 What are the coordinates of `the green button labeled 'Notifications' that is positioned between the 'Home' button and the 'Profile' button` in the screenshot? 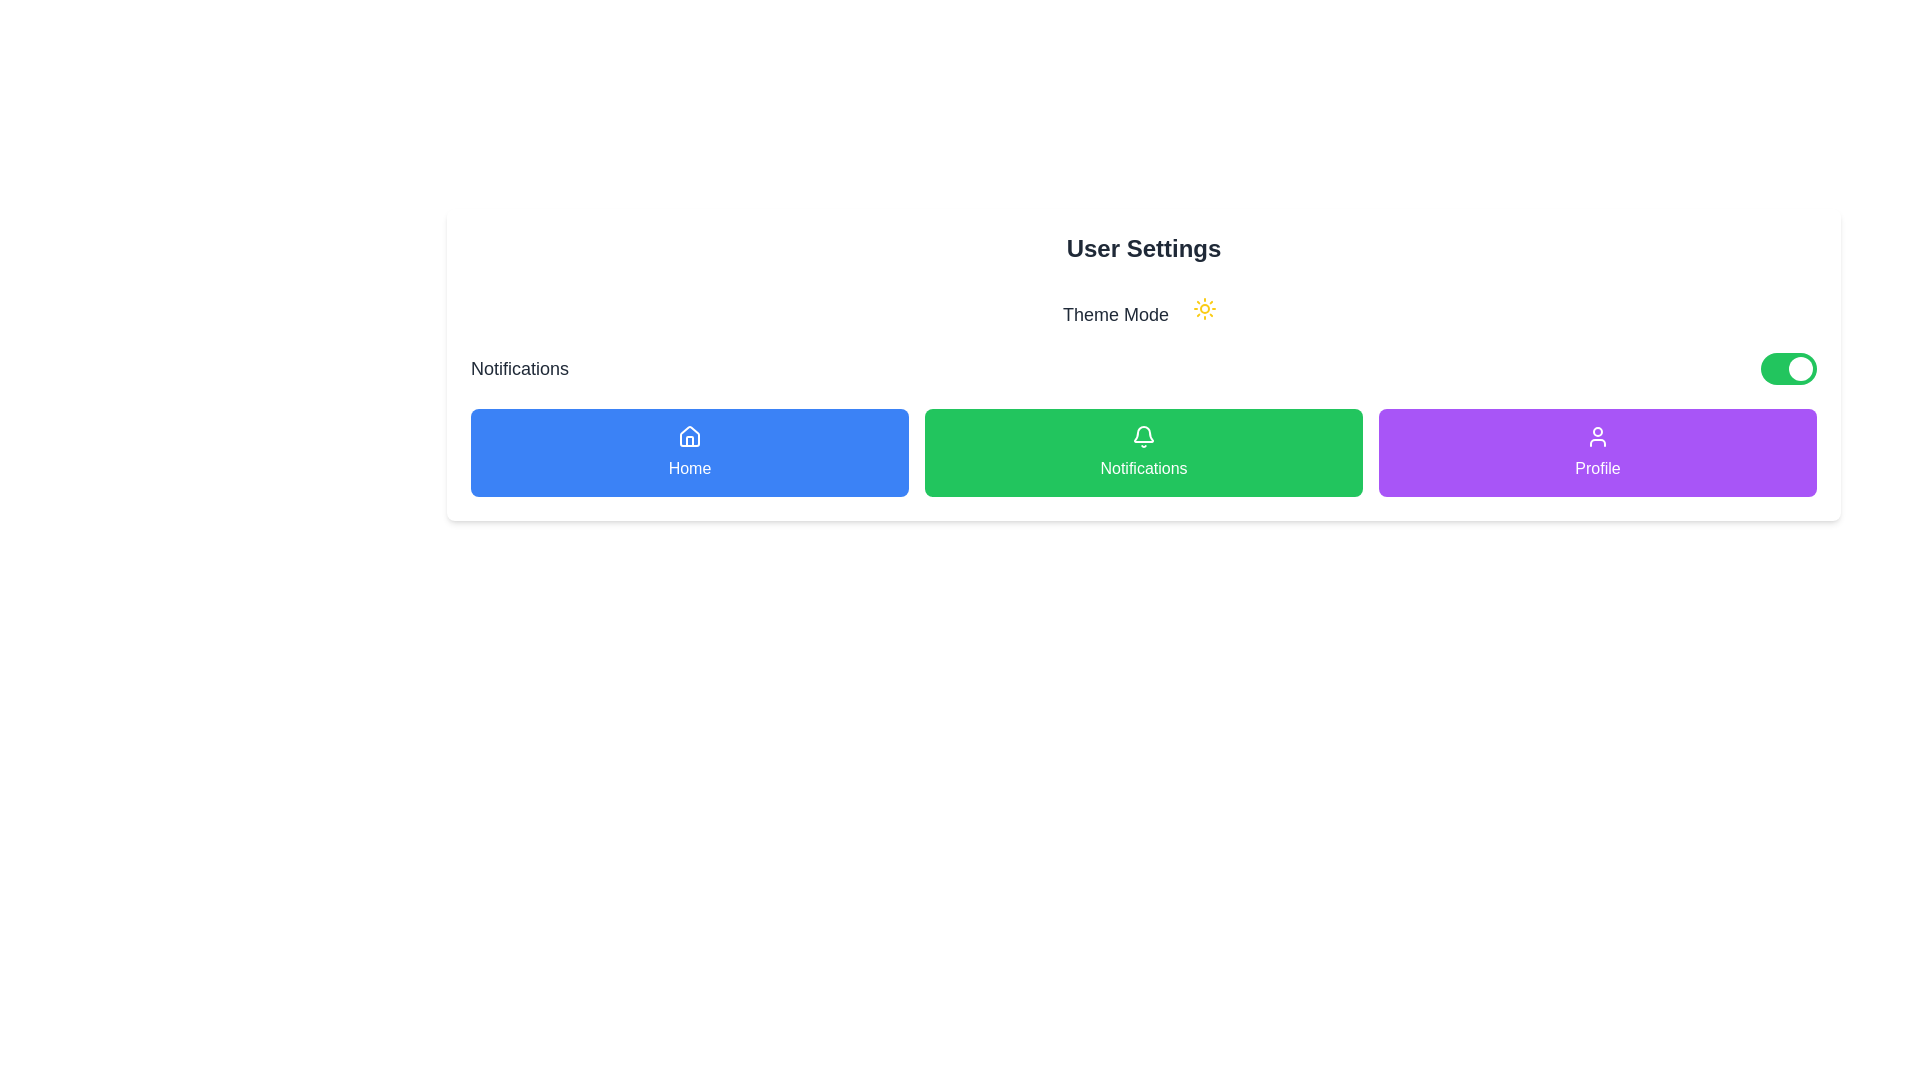 It's located at (1143, 452).